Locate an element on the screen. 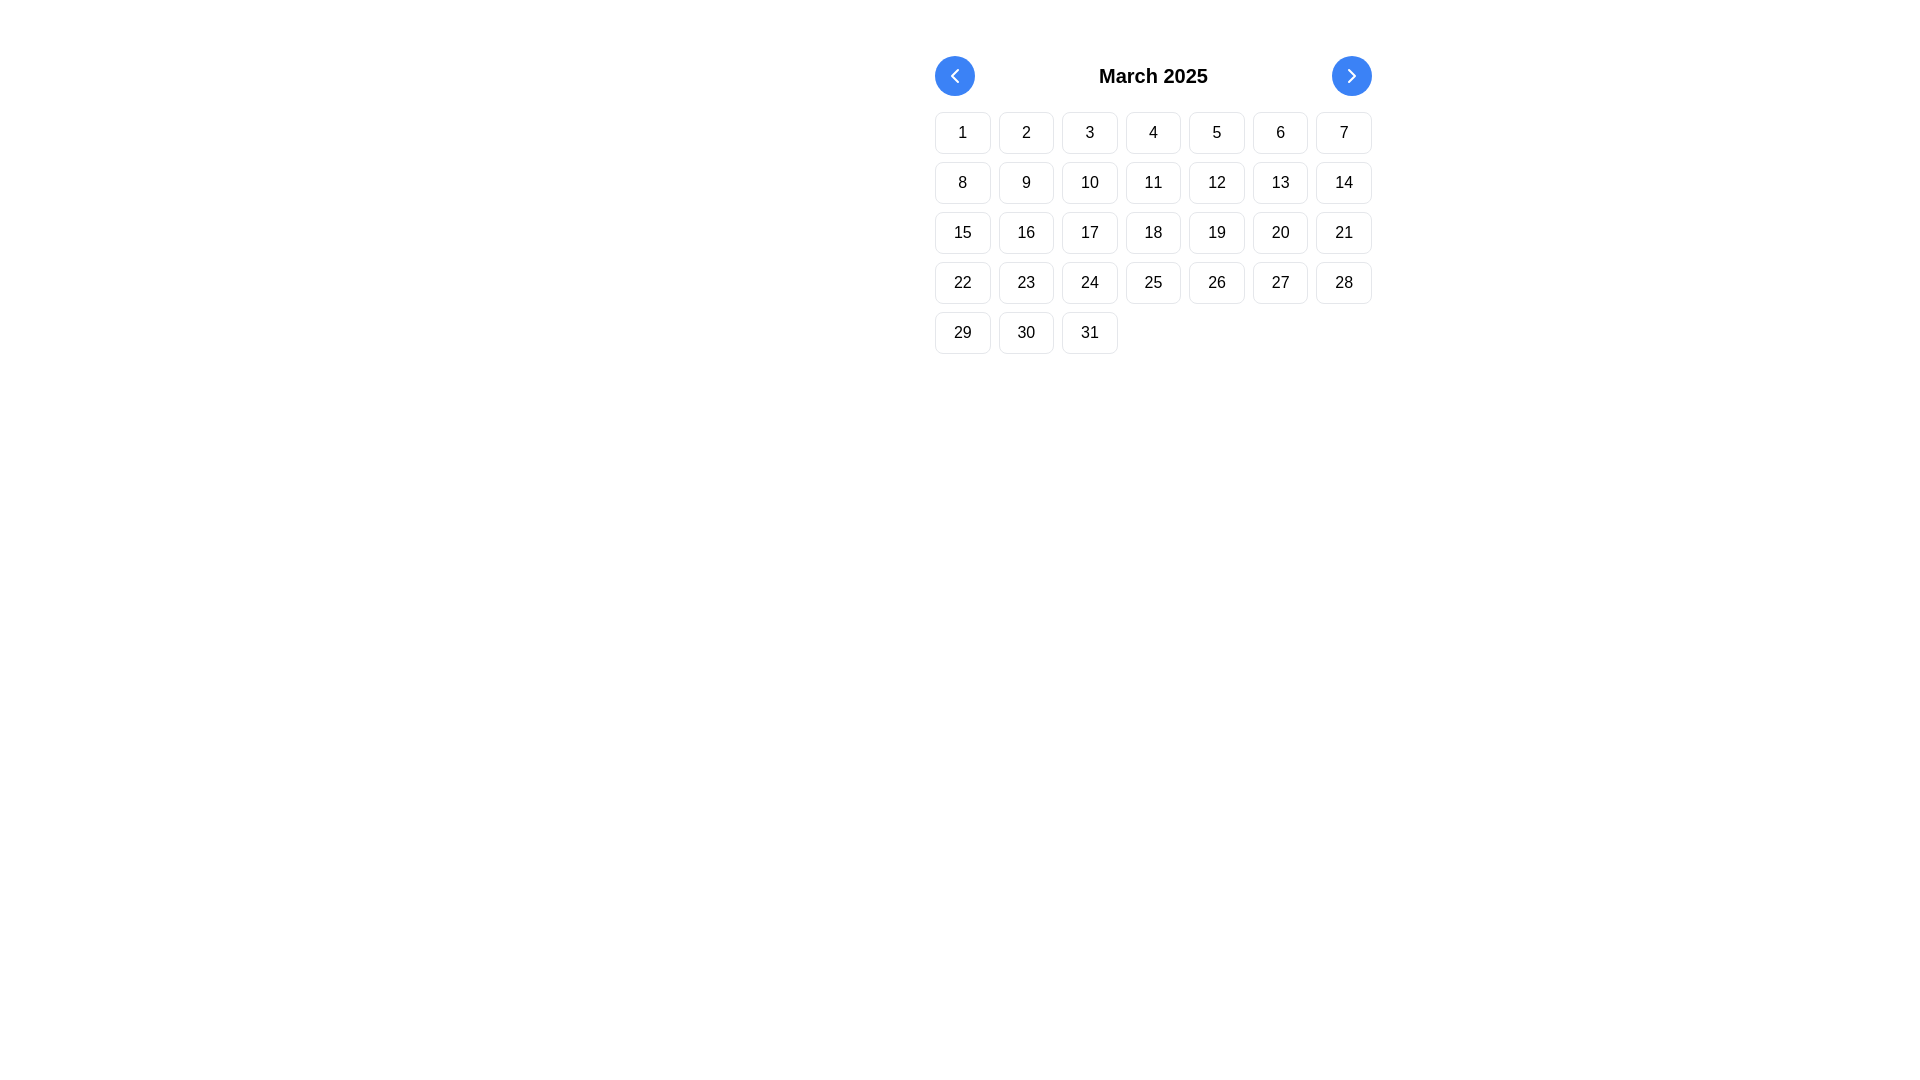  the right-pointing chevron icon with a thin blue and white outline inside a circular button located at the top-right corner of the interface, adjacent to the calendar heading is located at coordinates (1352, 75).